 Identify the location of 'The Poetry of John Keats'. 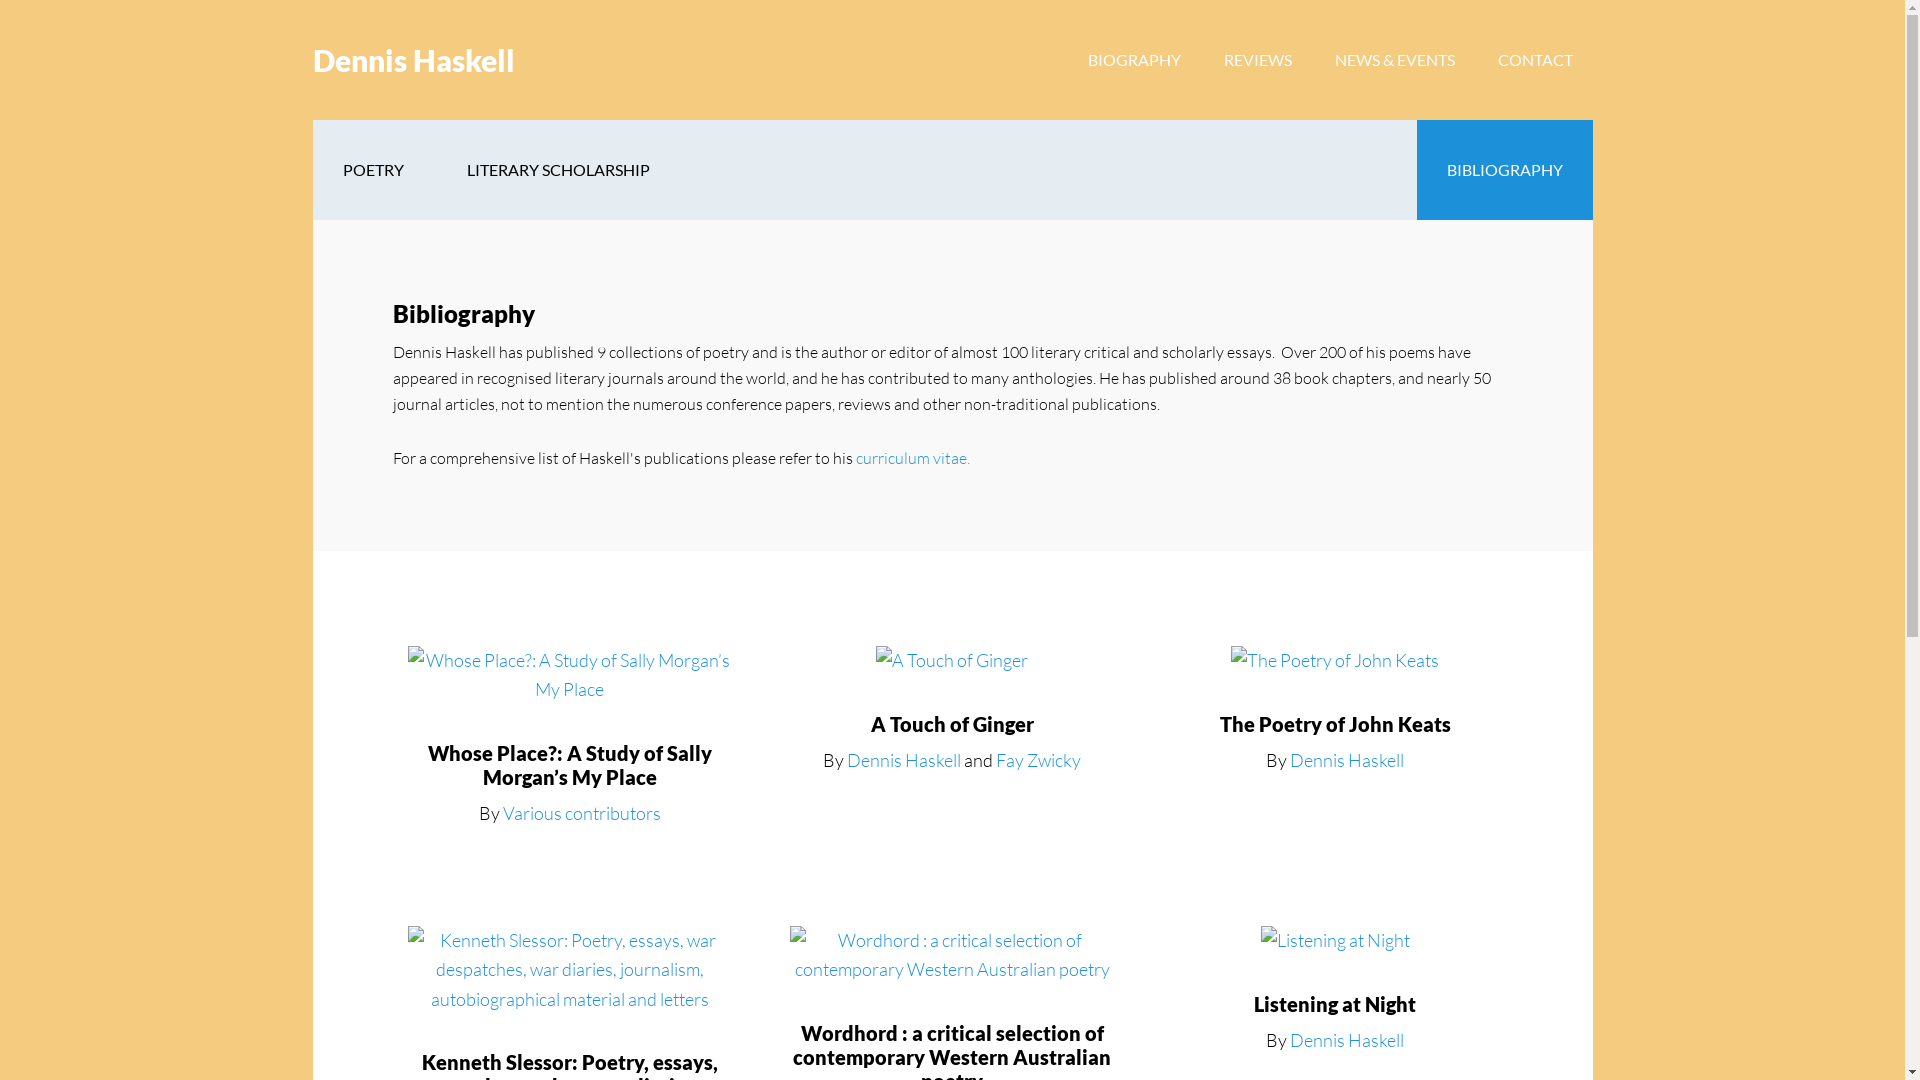
(1335, 724).